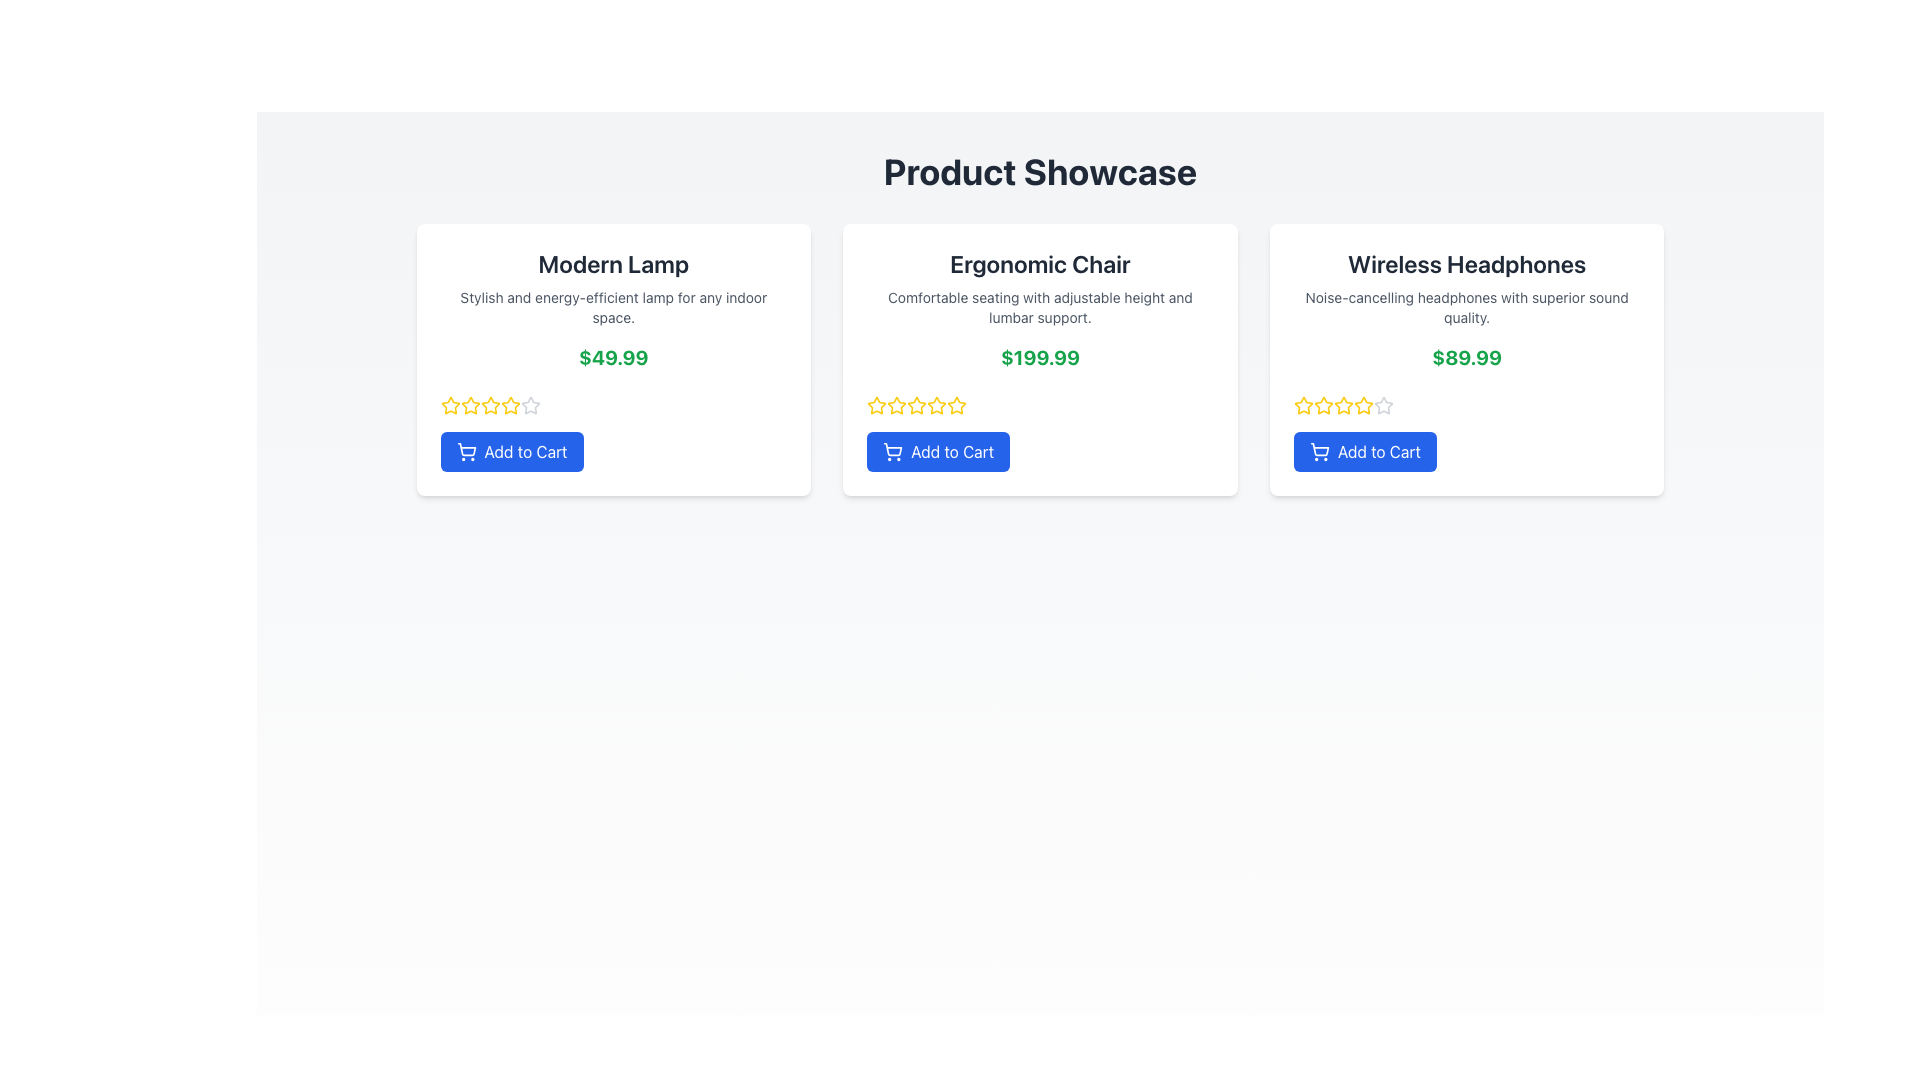  What do you see at coordinates (956, 405) in the screenshot?
I see `the fifth yellow star-shaped icon representing the rating for the 'Ergonomic Chair' product, located beneath the price and above the 'Add to Cart' button` at bounding box center [956, 405].